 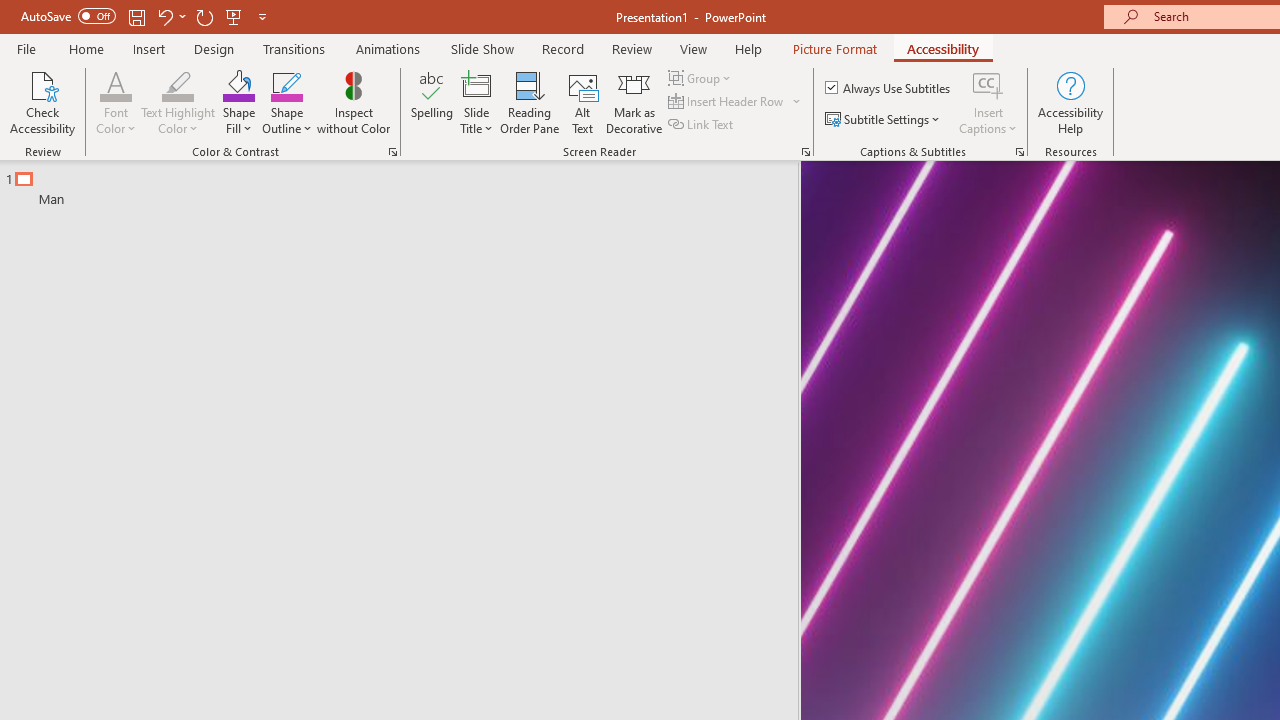 What do you see at coordinates (164, 16) in the screenshot?
I see `'Undo'` at bounding box center [164, 16].